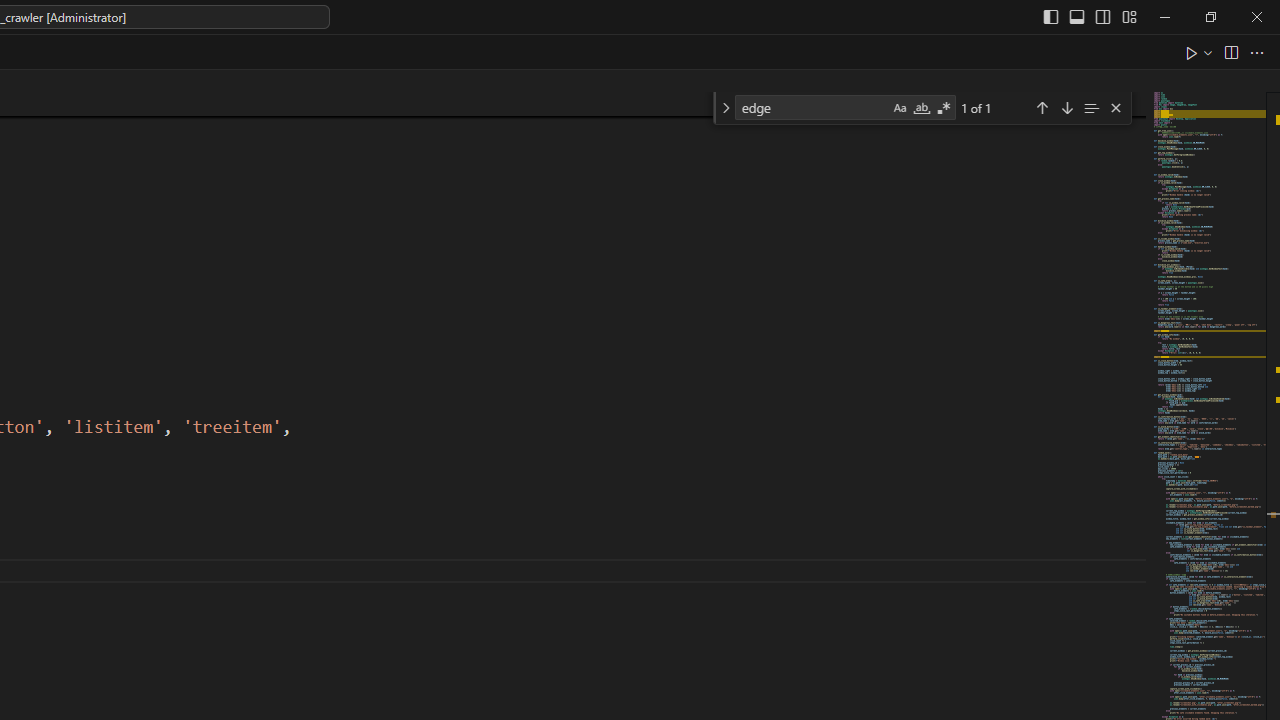 The image size is (1280, 720). What do you see at coordinates (1229, 51) in the screenshot?
I see `'Split Editor Right (Ctrl+\) [Alt] Split Editor Down'` at bounding box center [1229, 51].